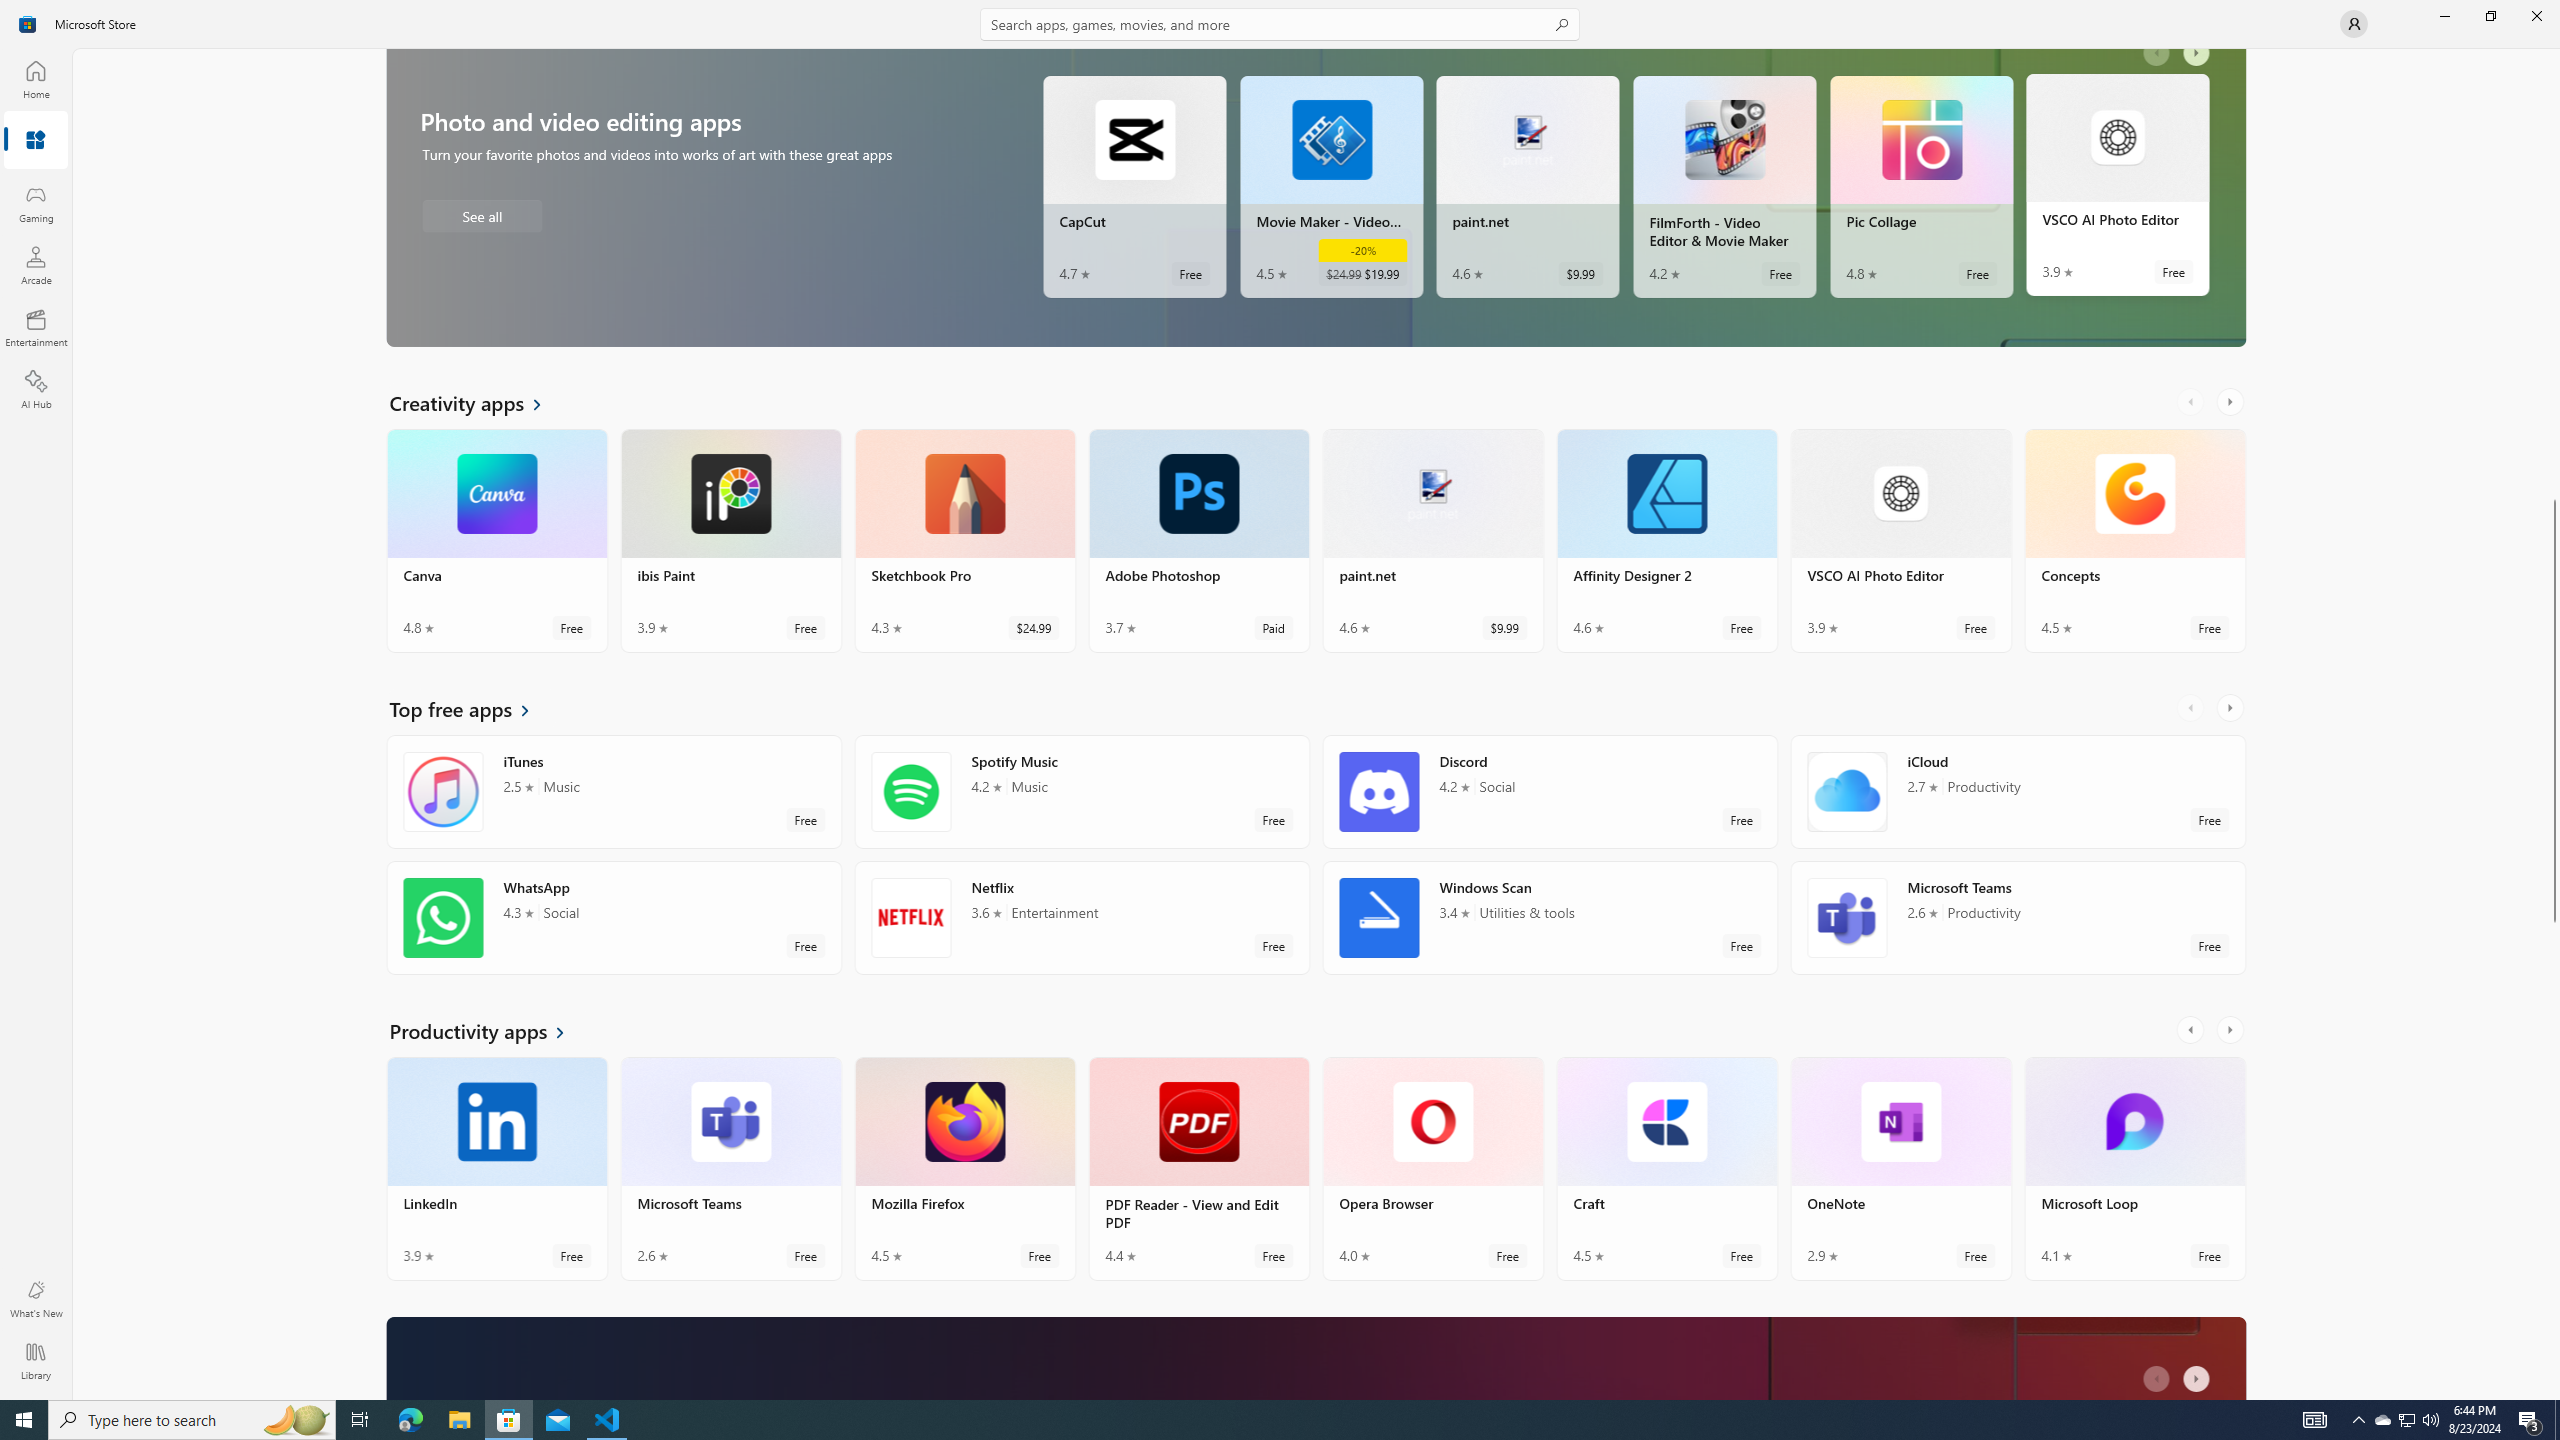  I want to click on 'AutomationID: LeftScrollButton', so click(2159, 1379).